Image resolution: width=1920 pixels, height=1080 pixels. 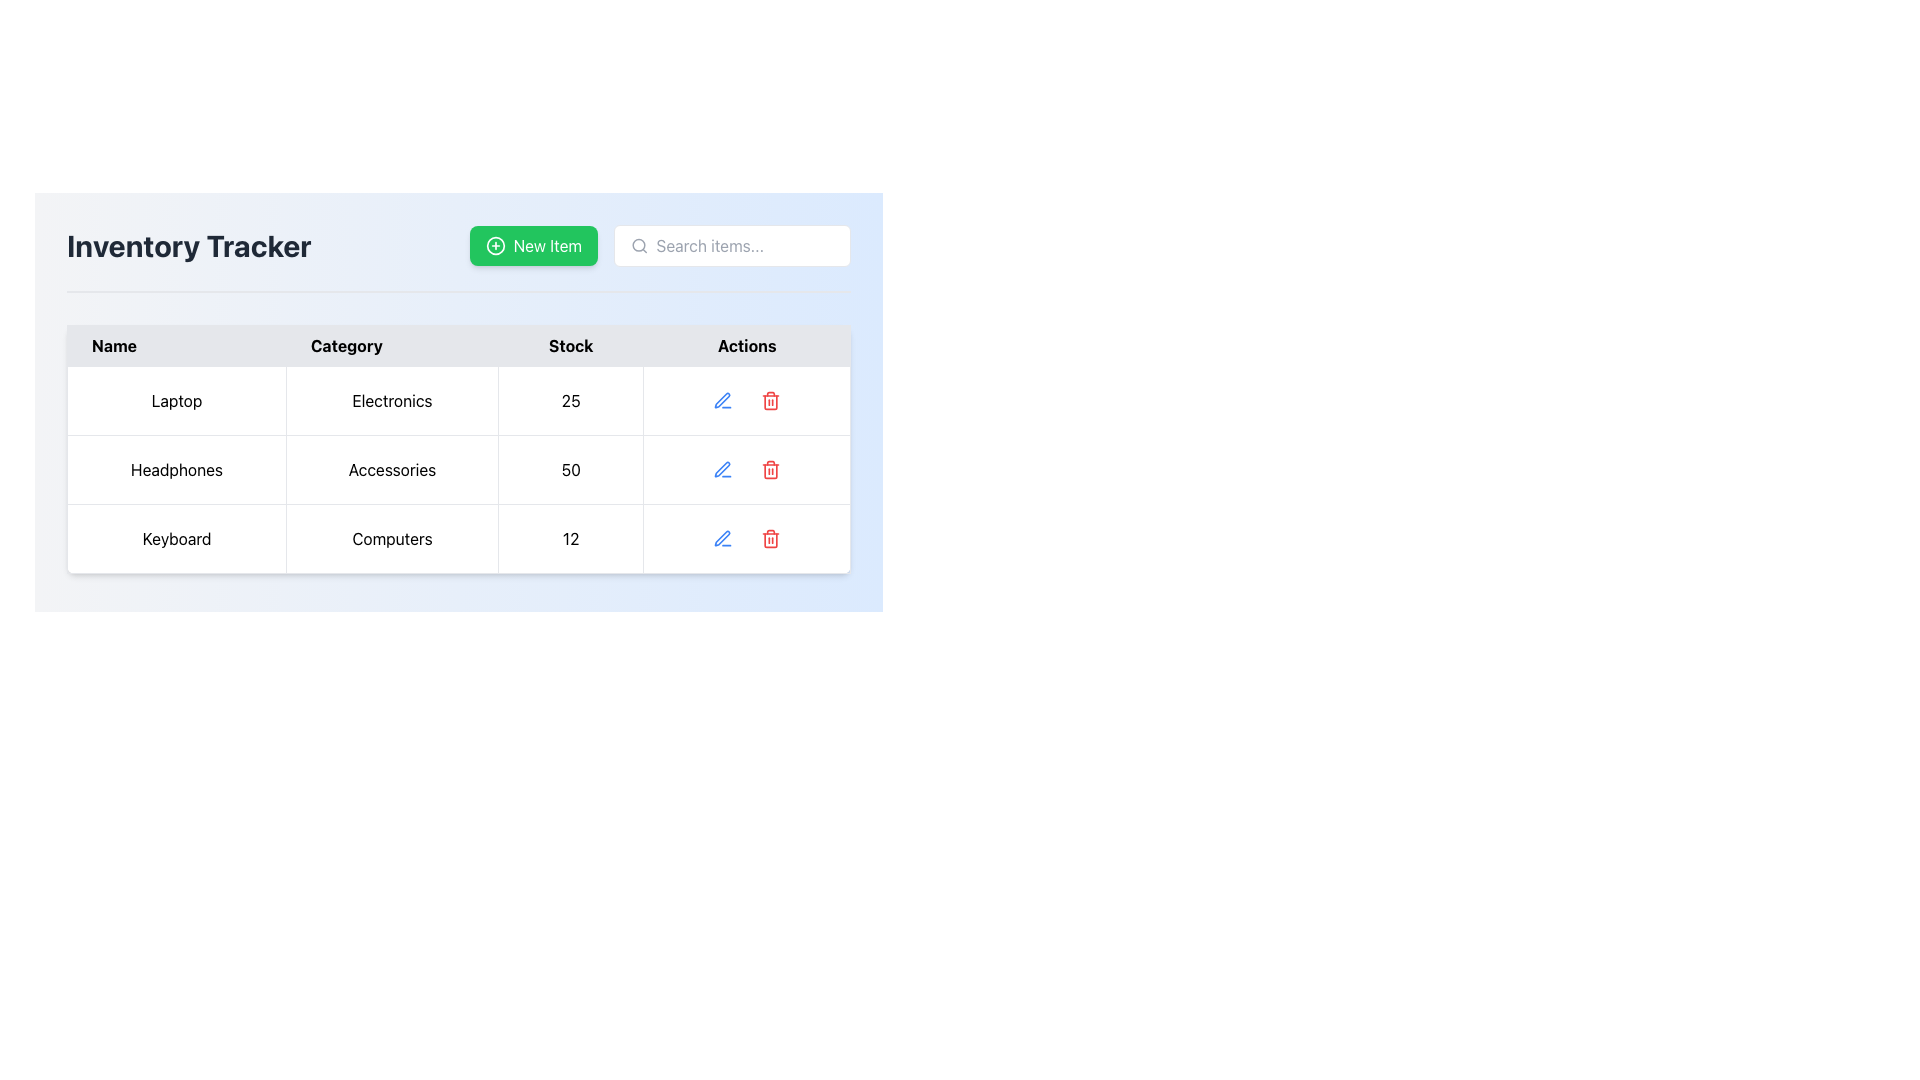 What do you see at coordinates (177, 401) in the screenshot?
I see `the text label displaying the name 'Laptop' in the inventory table, which is located in the topmost row under the 'Name' column` at bounding box center [177, 401].